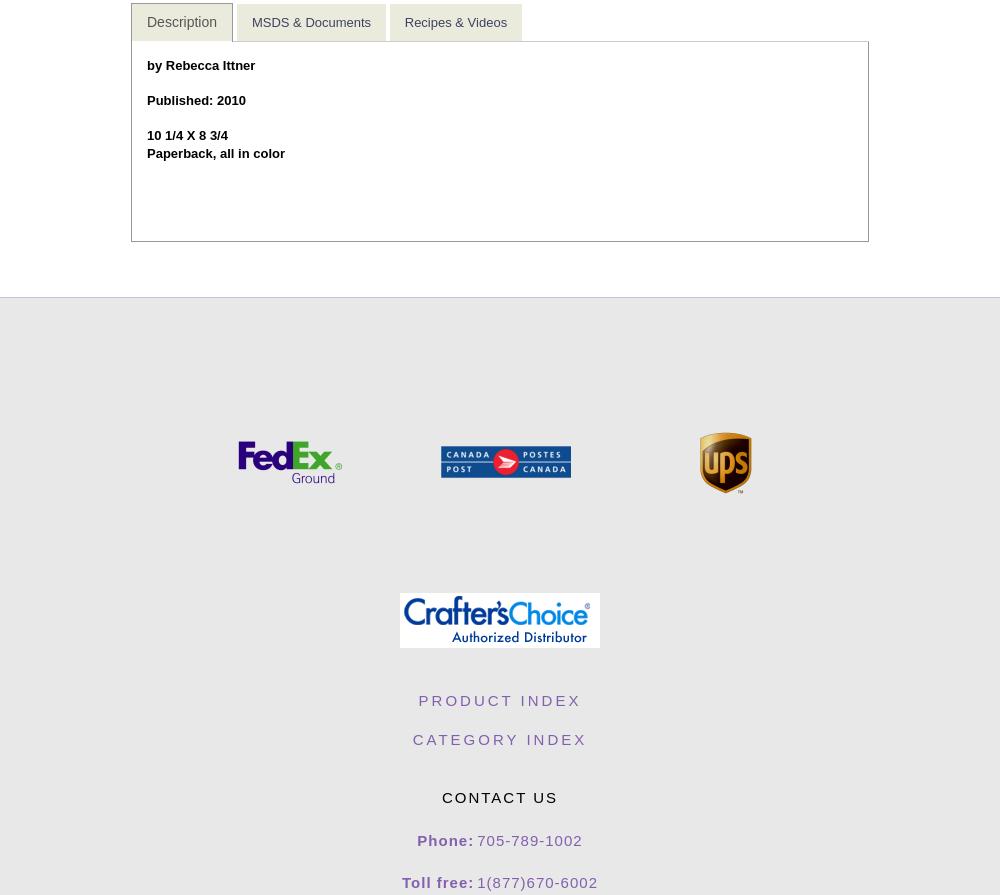  What do you see at coordinates (147, 21) in the screenshot?
I see `'Description'` at bounding box center [147, 21].